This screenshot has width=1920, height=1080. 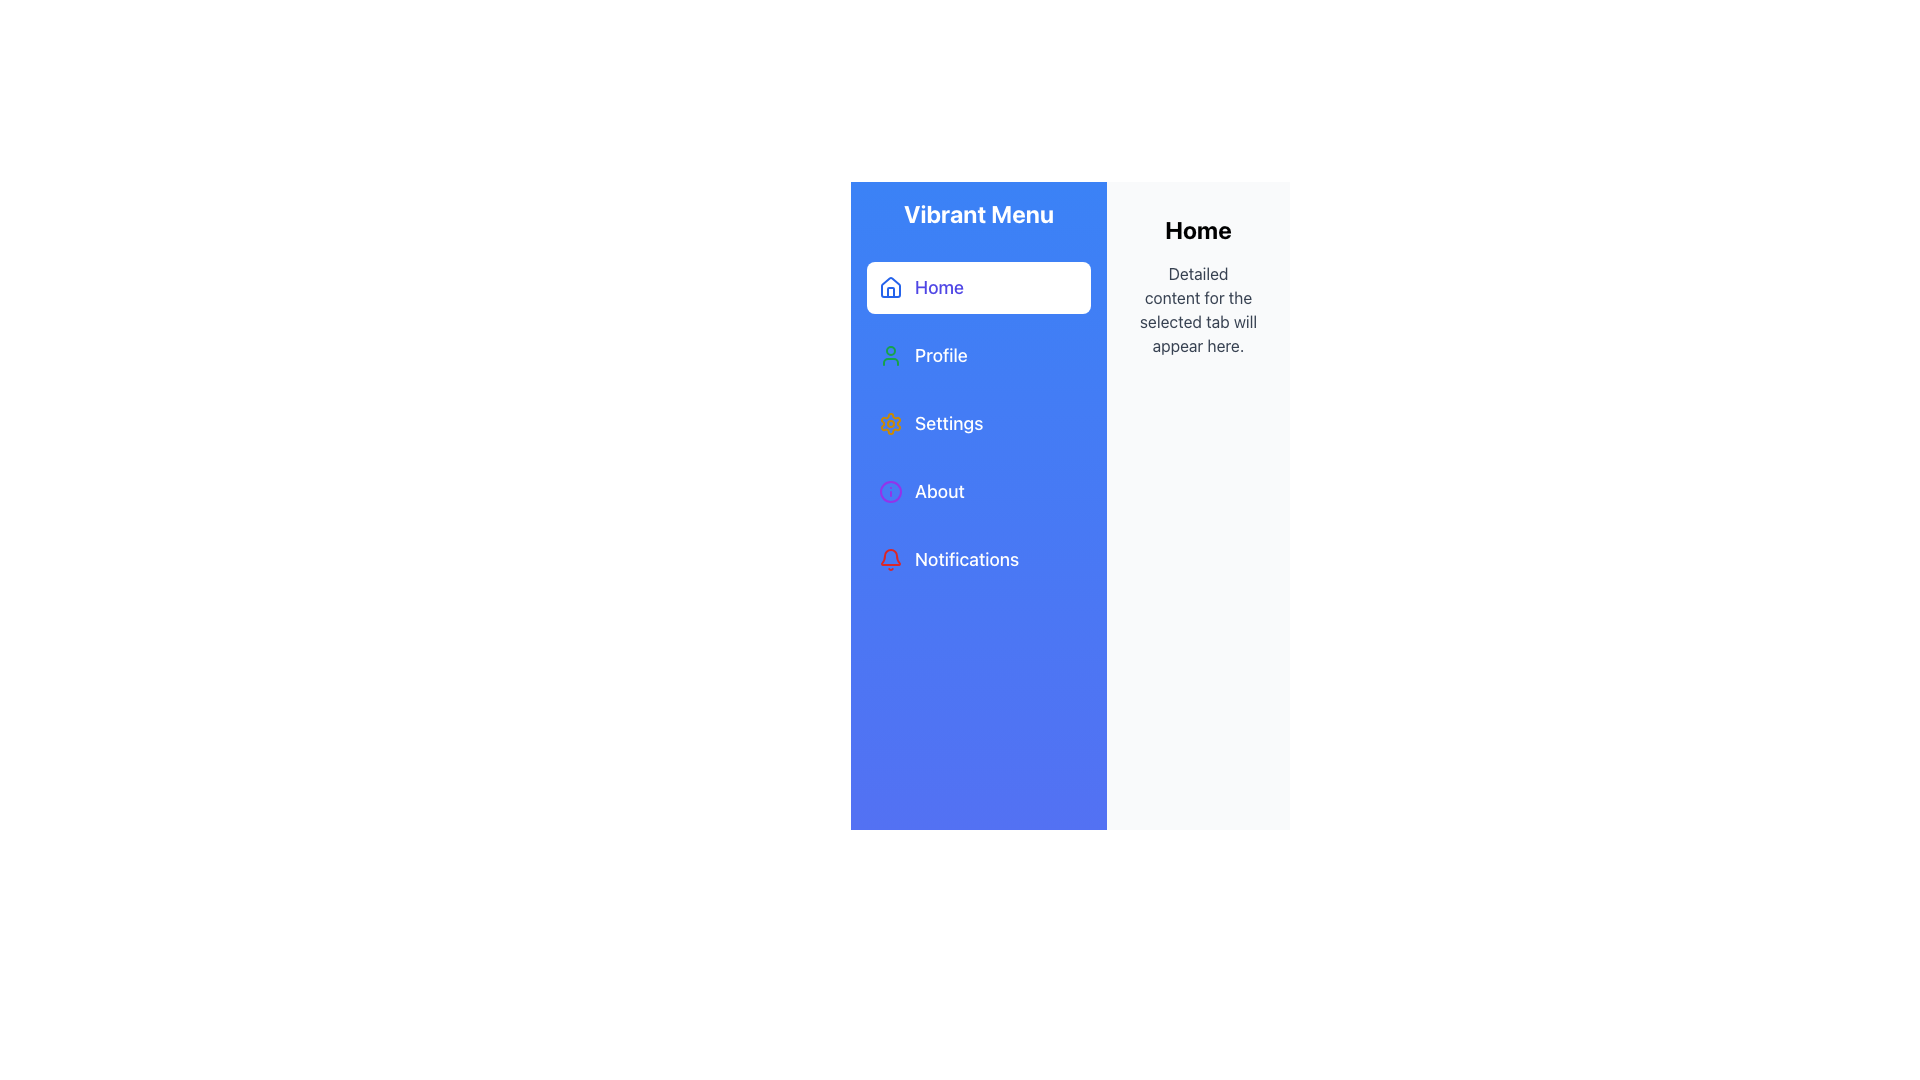 What do you see at coordinates (890, 288) in the screenshot?
I see `the house-shaped icon within the 'Home' menu item` at bounding box center [890, 288].